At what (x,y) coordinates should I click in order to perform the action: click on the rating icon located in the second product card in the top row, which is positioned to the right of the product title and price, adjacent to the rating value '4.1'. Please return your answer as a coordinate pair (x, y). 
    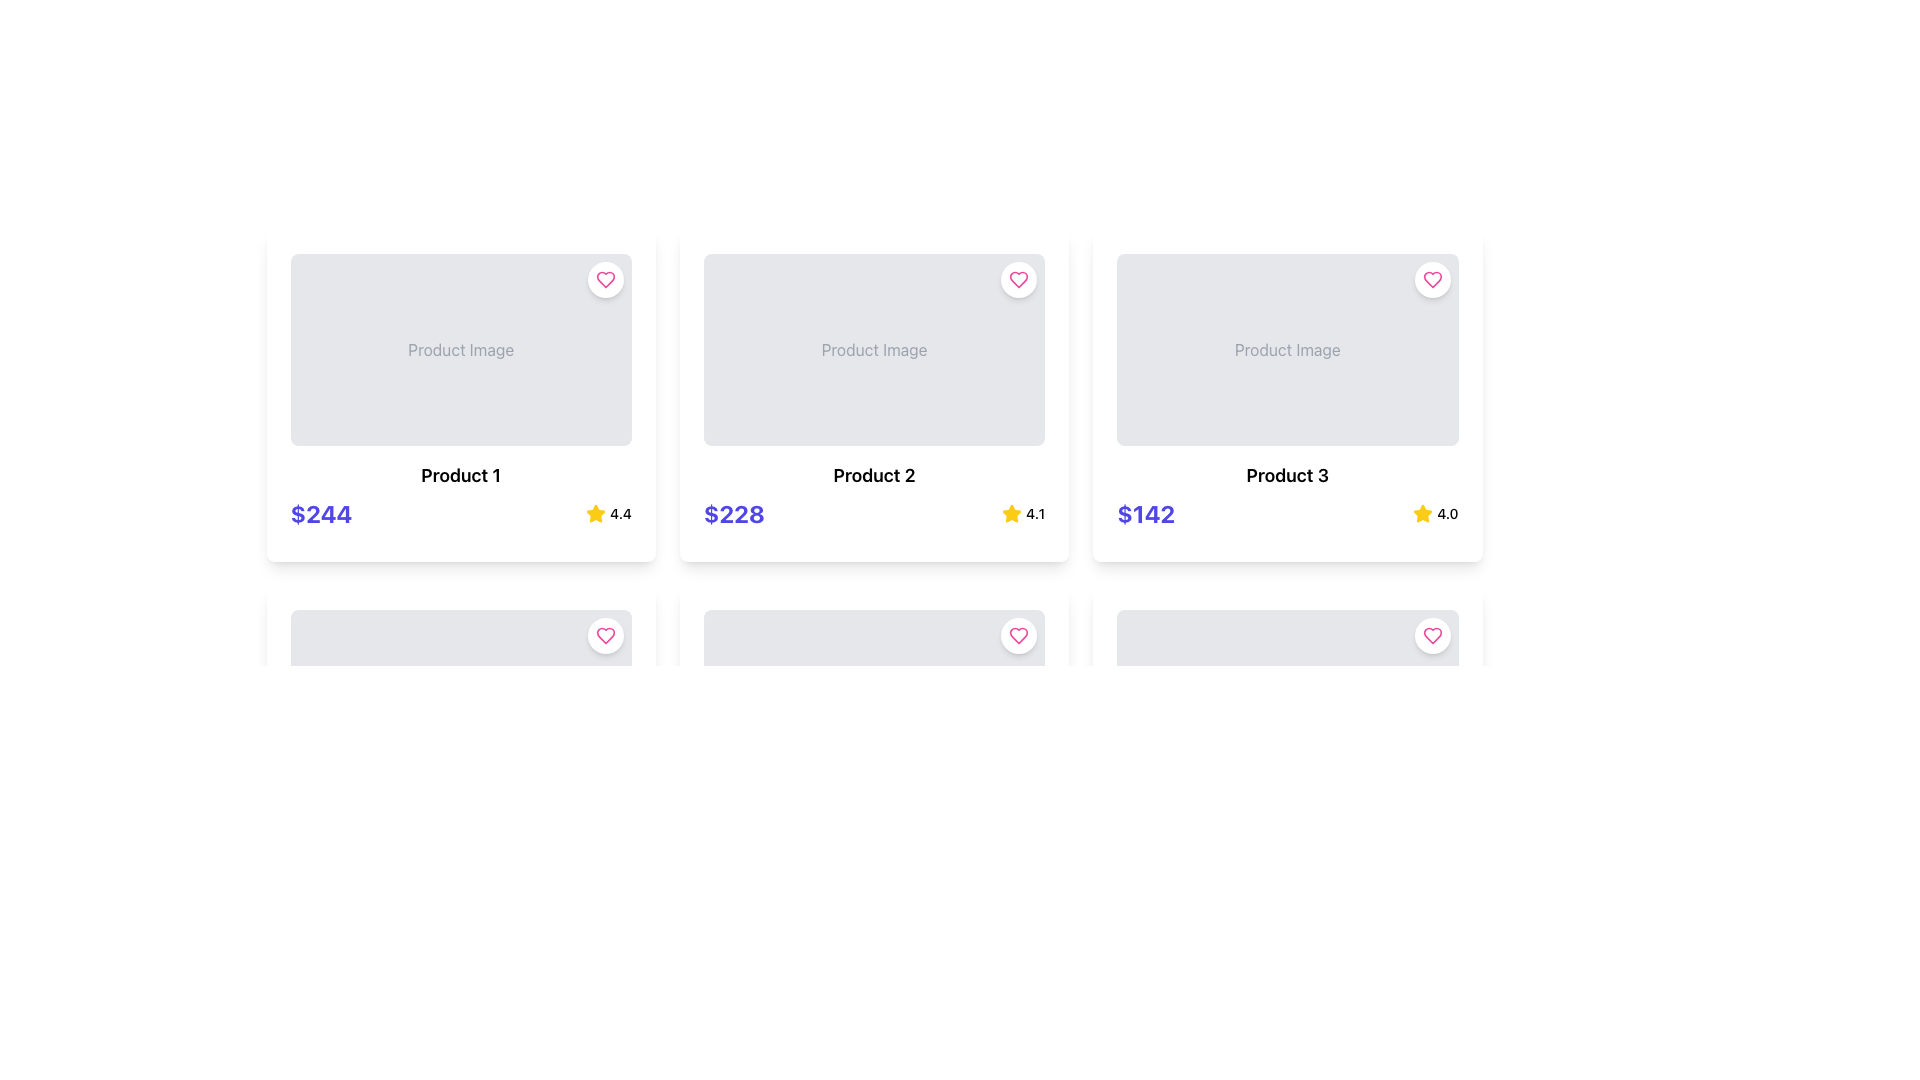
    Looking at the image, I should click on (1012, 512).